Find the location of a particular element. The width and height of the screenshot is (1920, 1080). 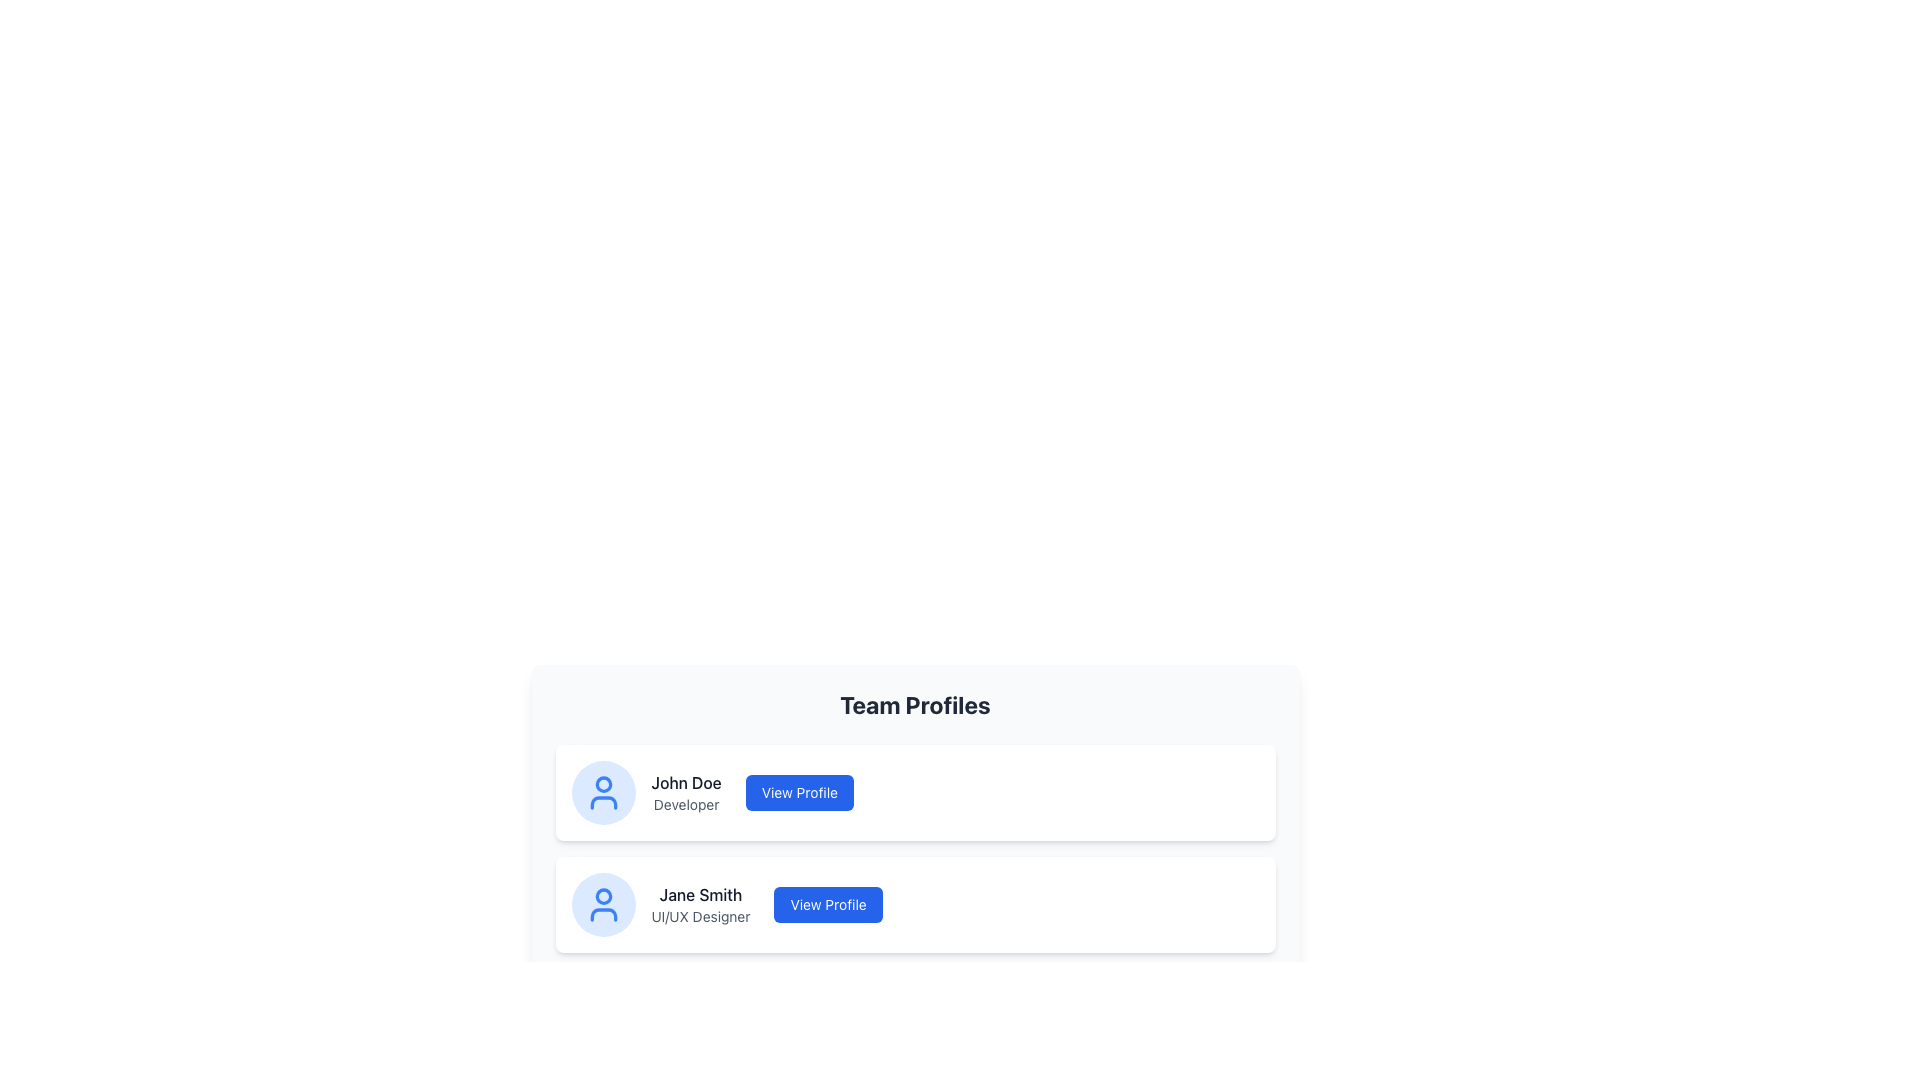

the circular graphic component that enhances the user profile icon, located in the upper part of the icon above the team member's name and role is located at coordinates (602, 895).